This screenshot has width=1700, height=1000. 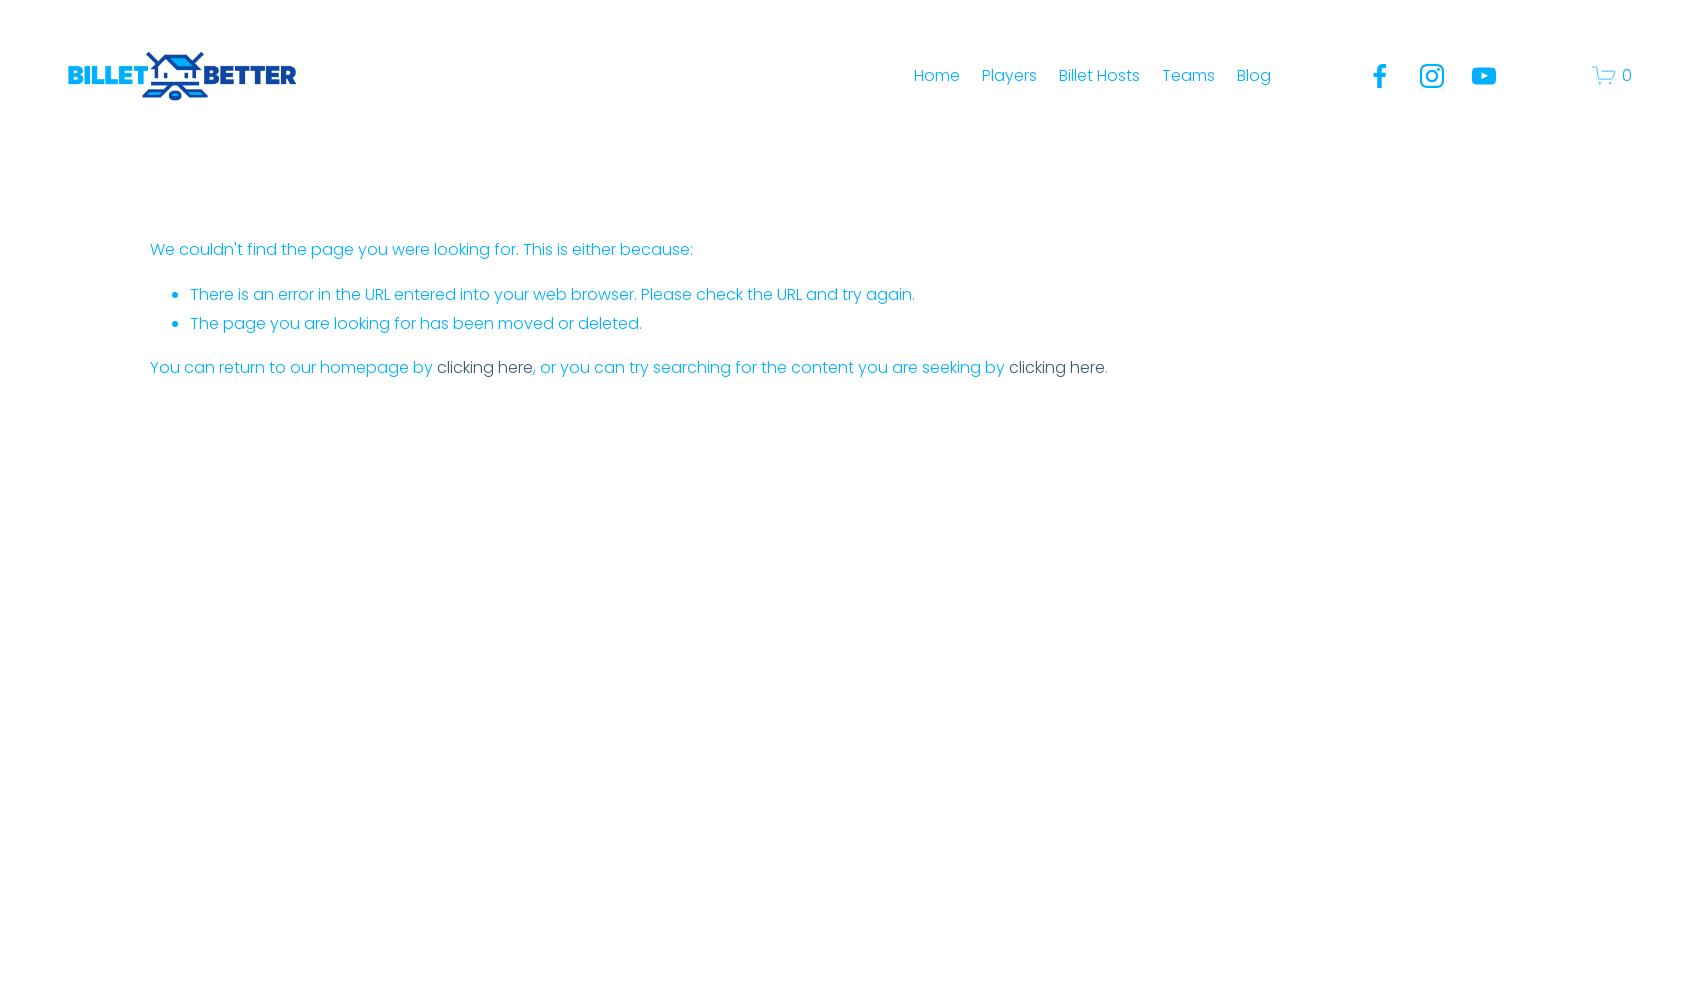 I want to click on 'There is an error in the URL entered into your web browser. Please check the URL and try again.', so click(x=551, y=293).